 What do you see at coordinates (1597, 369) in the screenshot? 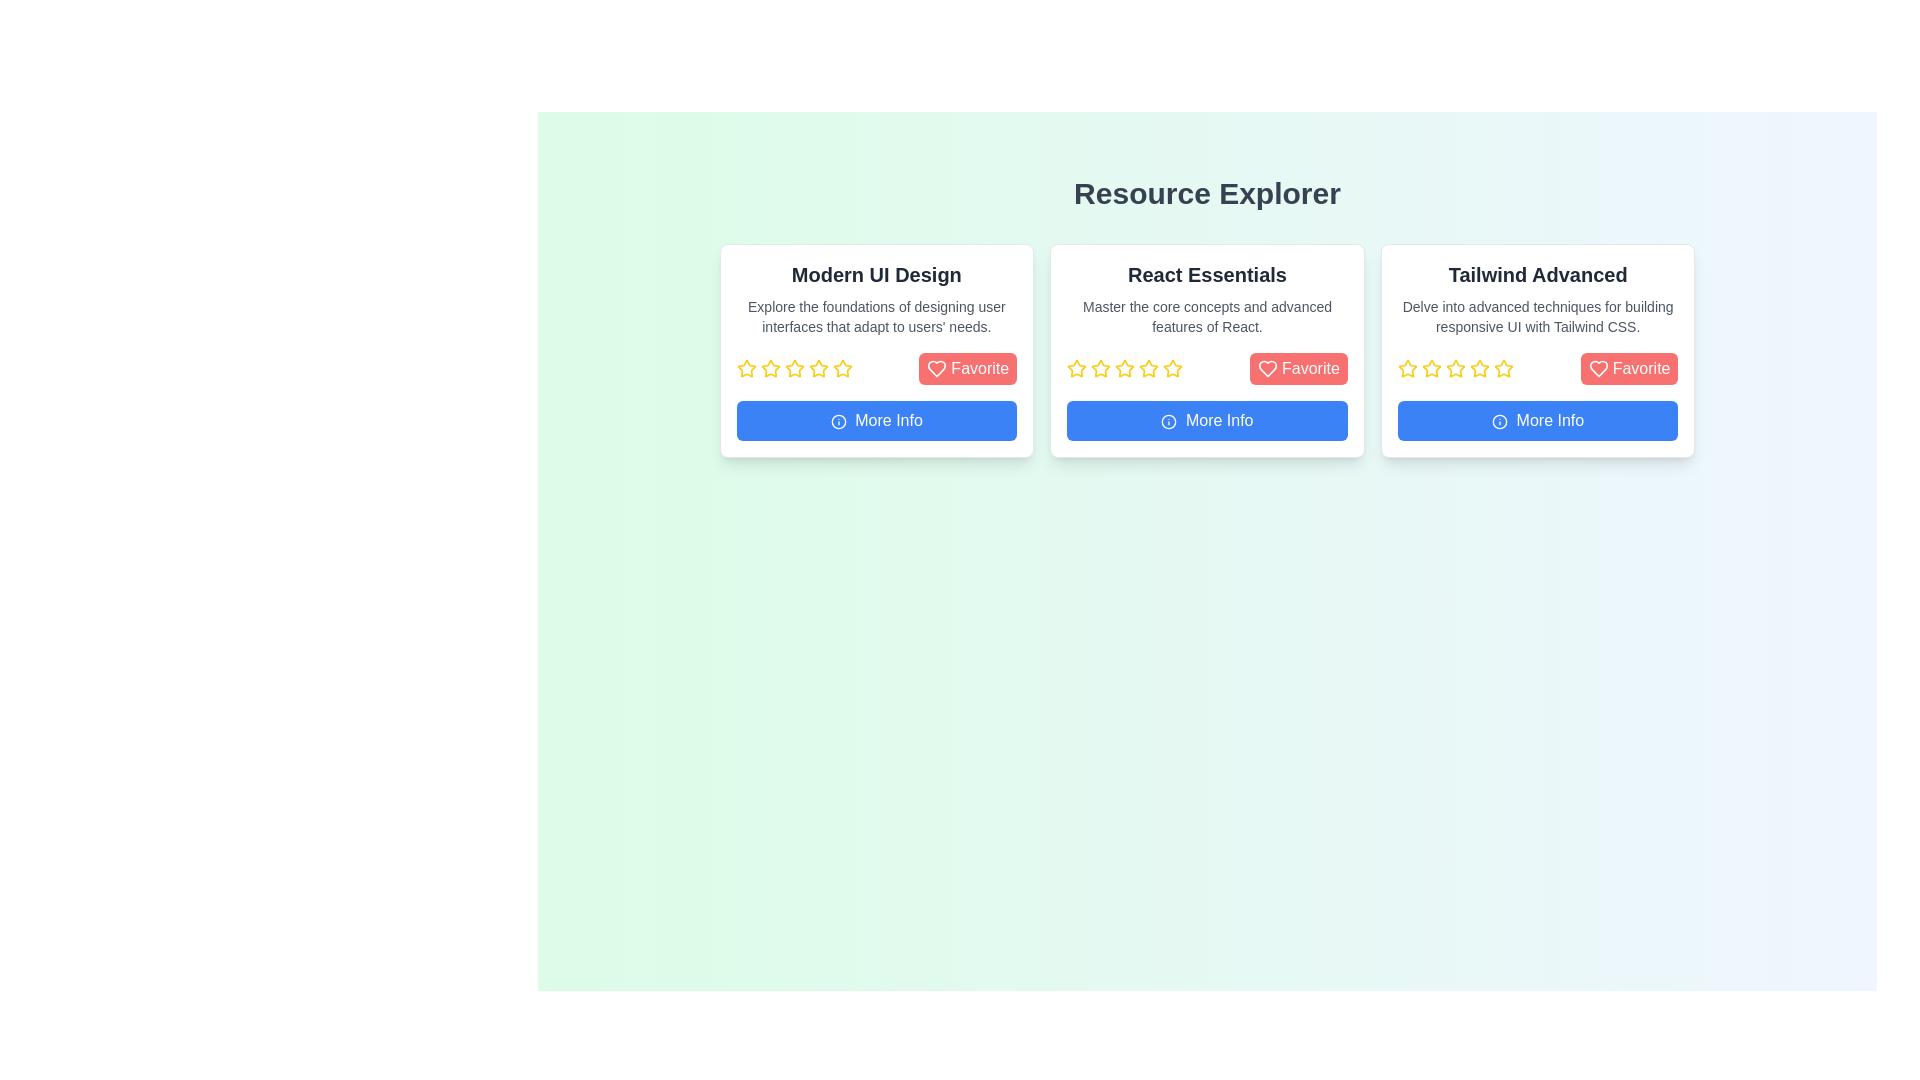
I see `the red heart icon located inside the second 'Favorite' button on the right side of the interface` at bounding box center [1597, 369].